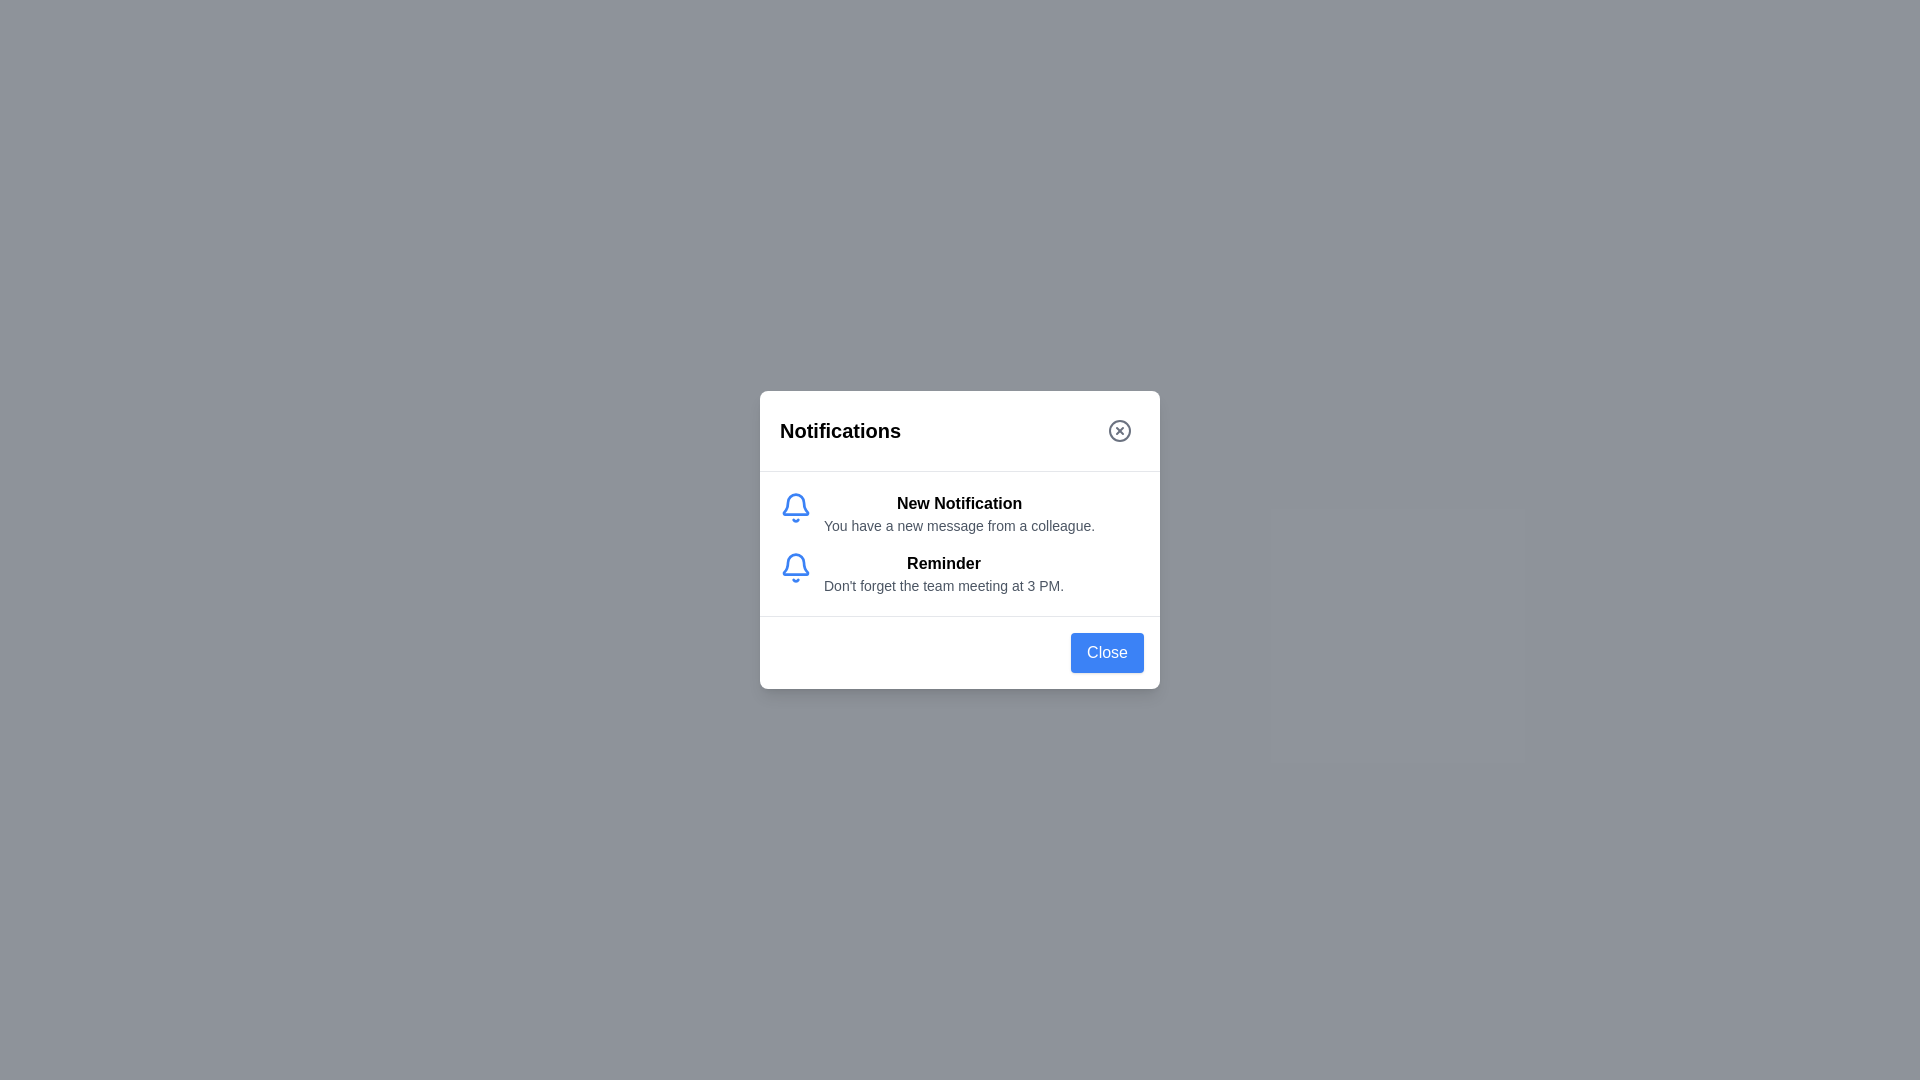 Image resolution: width=1920 pixels, height=1080 pixels. I want to click on the bold-text heading labeled 'New Notification' located in the first notification group of the notification panel, so click(958, 503).